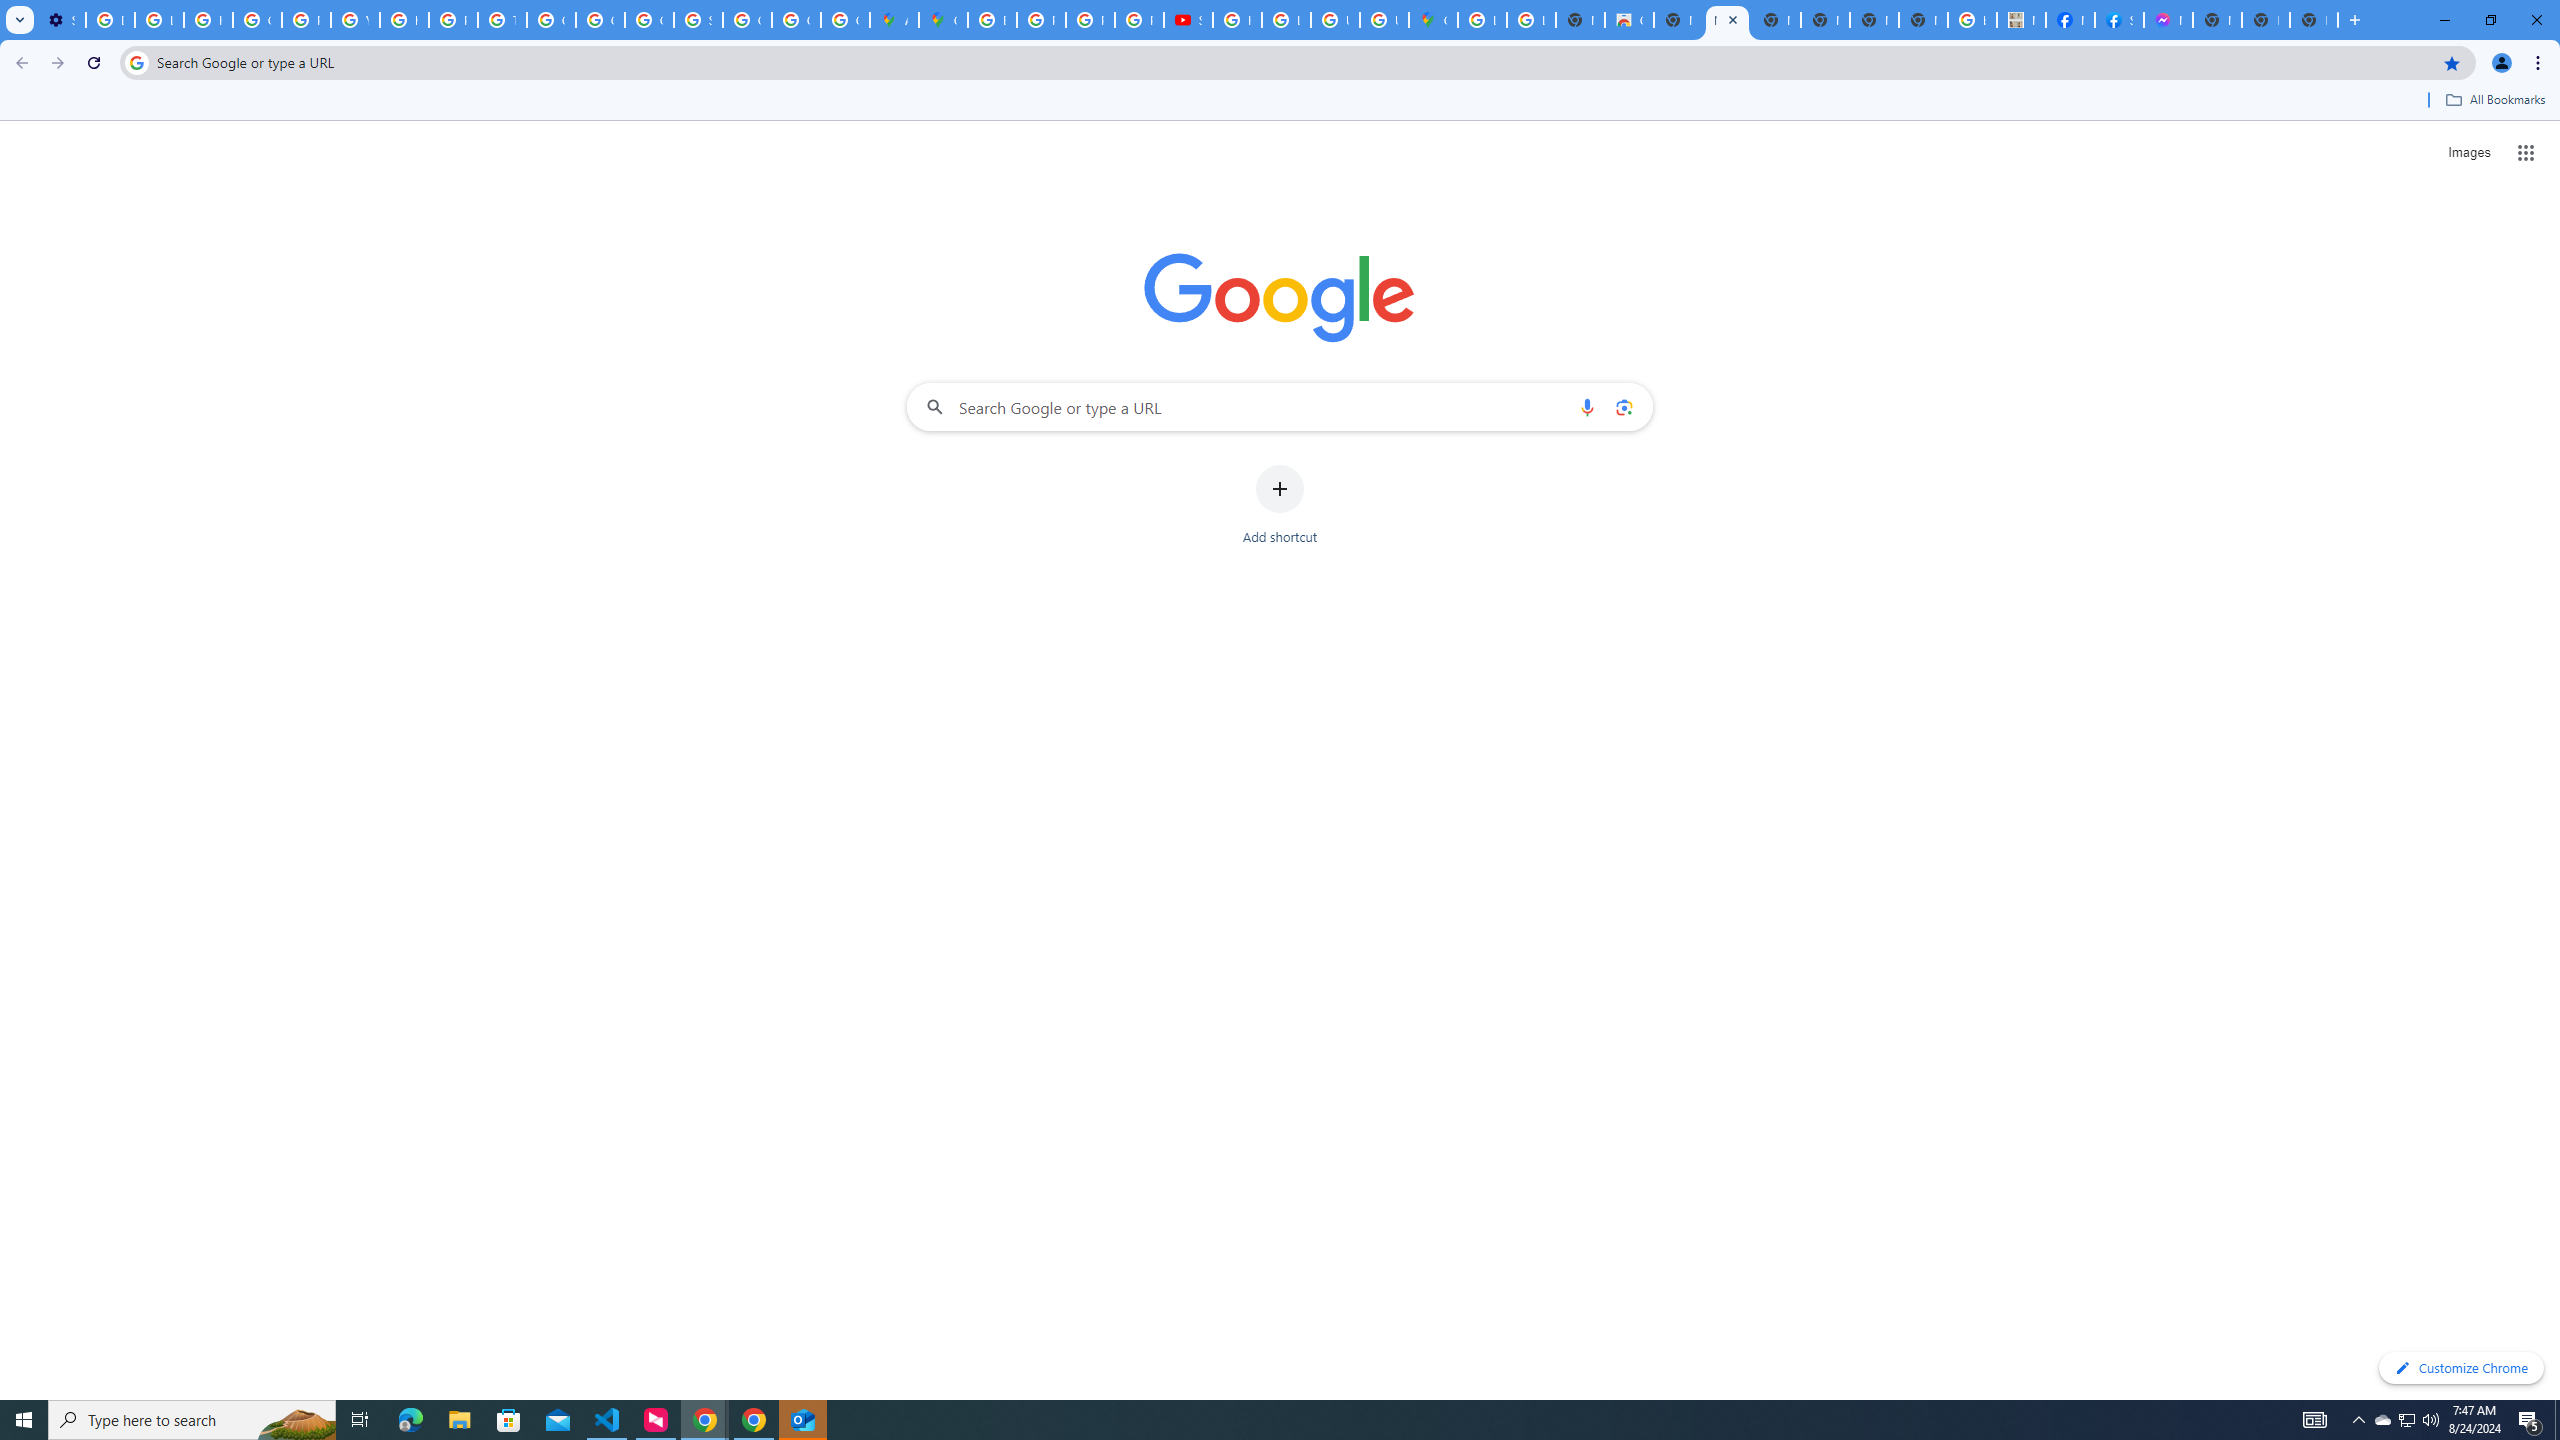 The image size is (2560, 1440). Describe the element at coordinates (110, 19) in the screenshot. I see `'Delete photos & videos - Computer - Google Photos Help'` at that location.